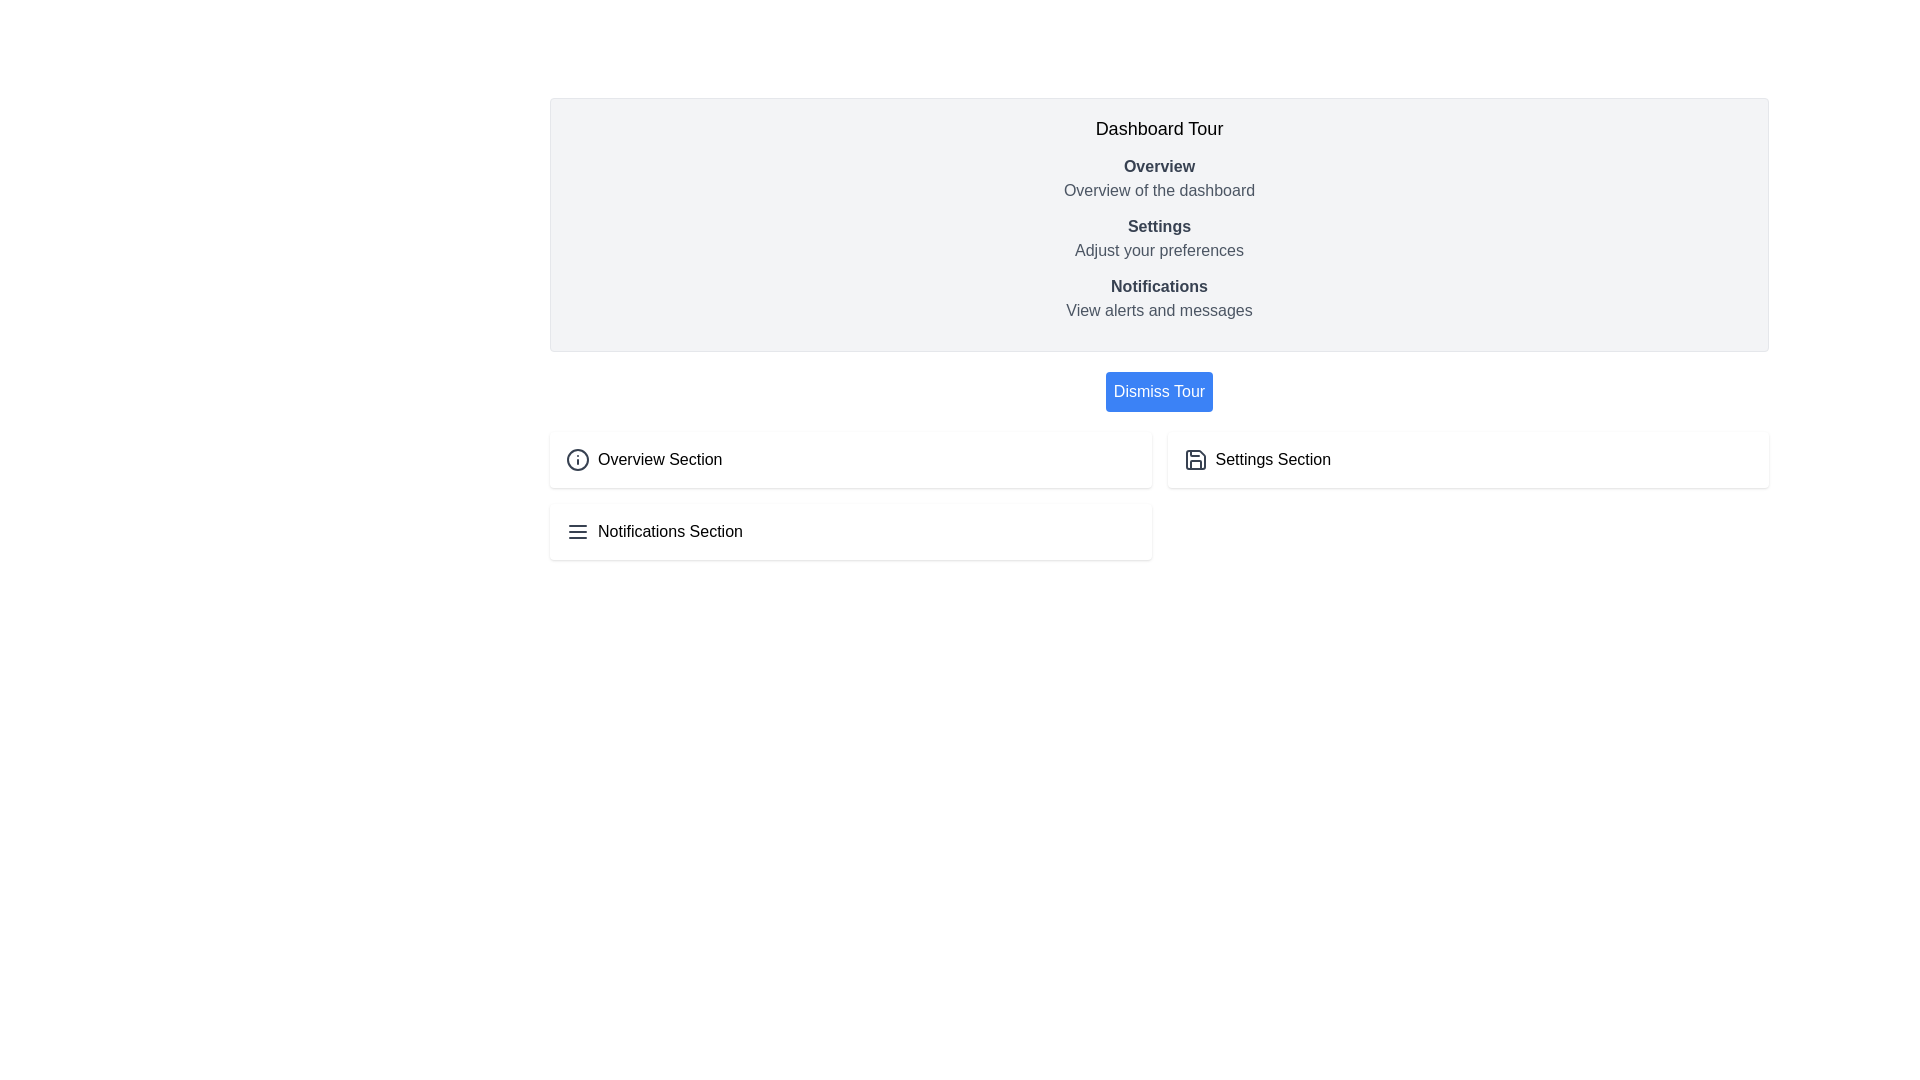 Image resolution: width=1920 pixels, height=1080 pixels. What do you see at coordinates (576, 459) in the screenshot?
I see `the circular element located at the center of the information symbol, which is styled with a stroke and no fill, positioned above the 'Overview Section' text` at bounding box center [576, 459].